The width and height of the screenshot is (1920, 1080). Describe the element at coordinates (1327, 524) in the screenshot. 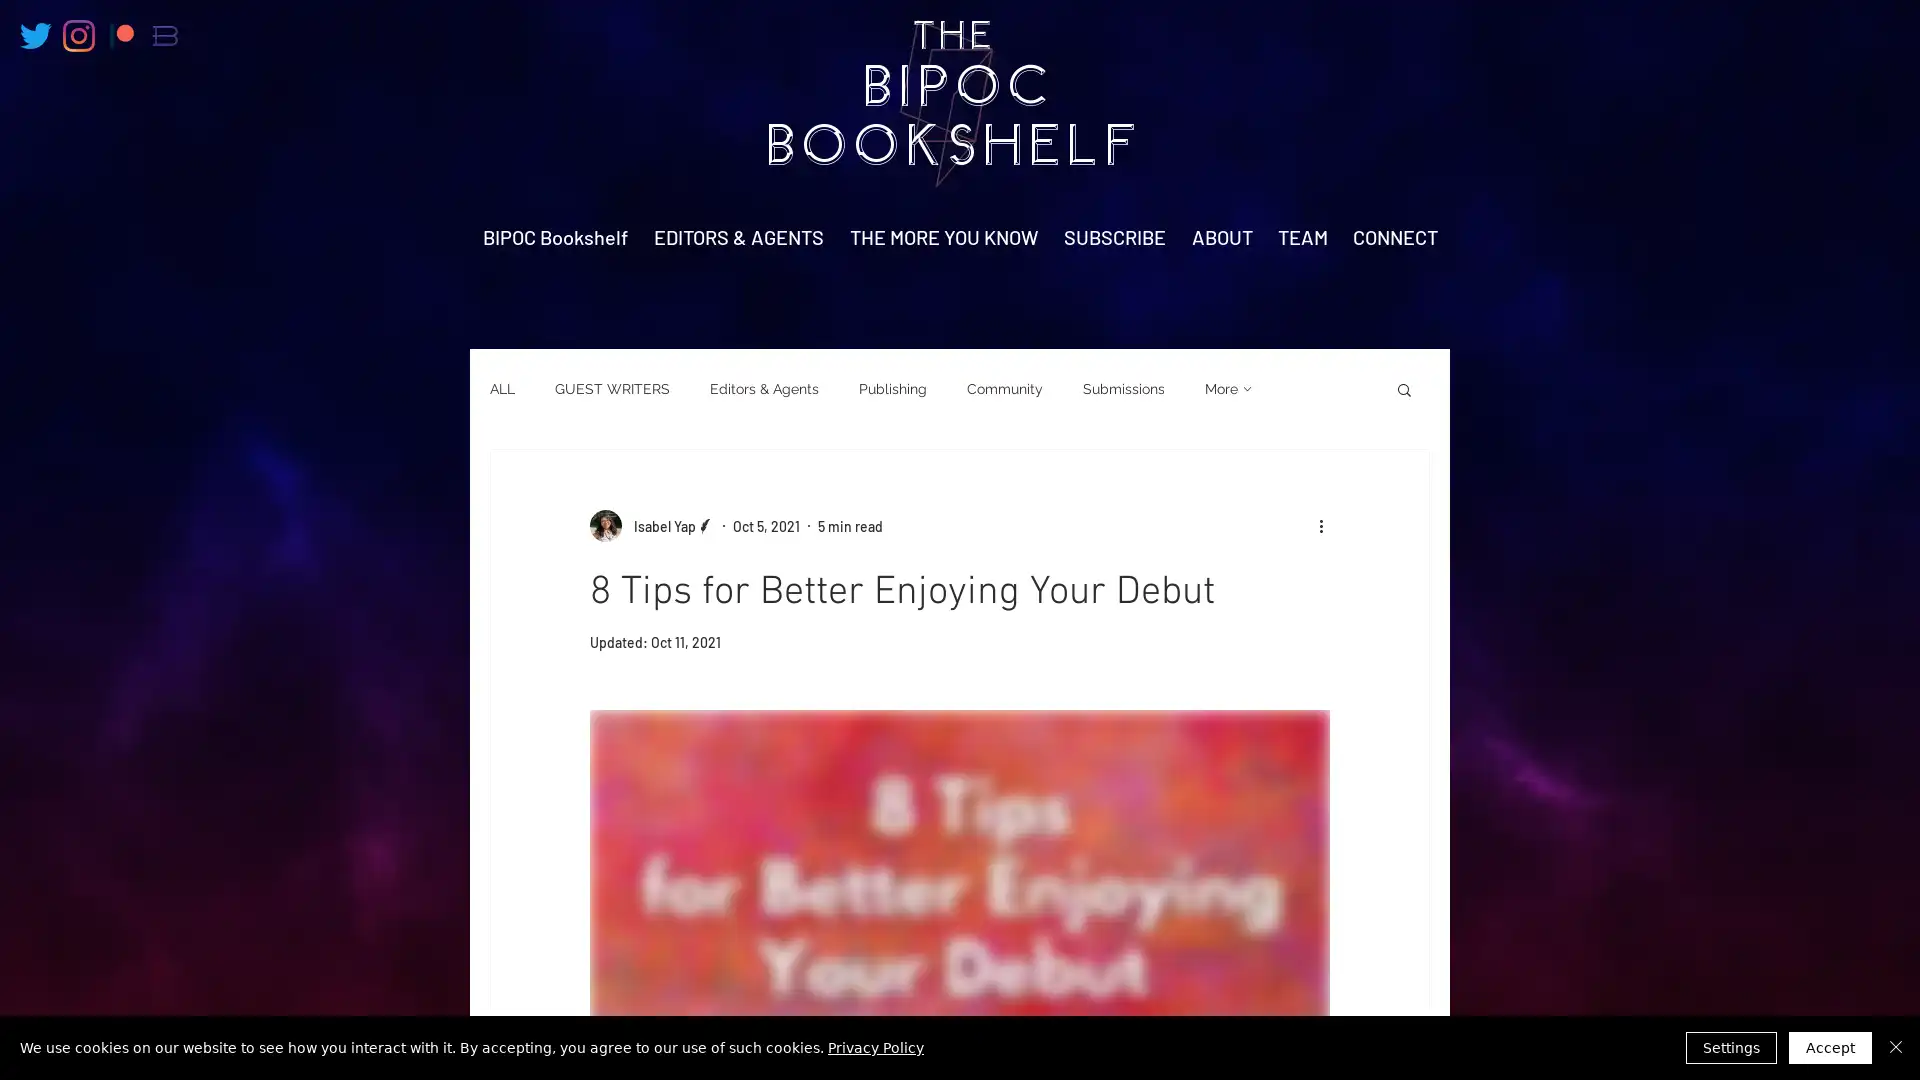

I see `More actions` at that location.